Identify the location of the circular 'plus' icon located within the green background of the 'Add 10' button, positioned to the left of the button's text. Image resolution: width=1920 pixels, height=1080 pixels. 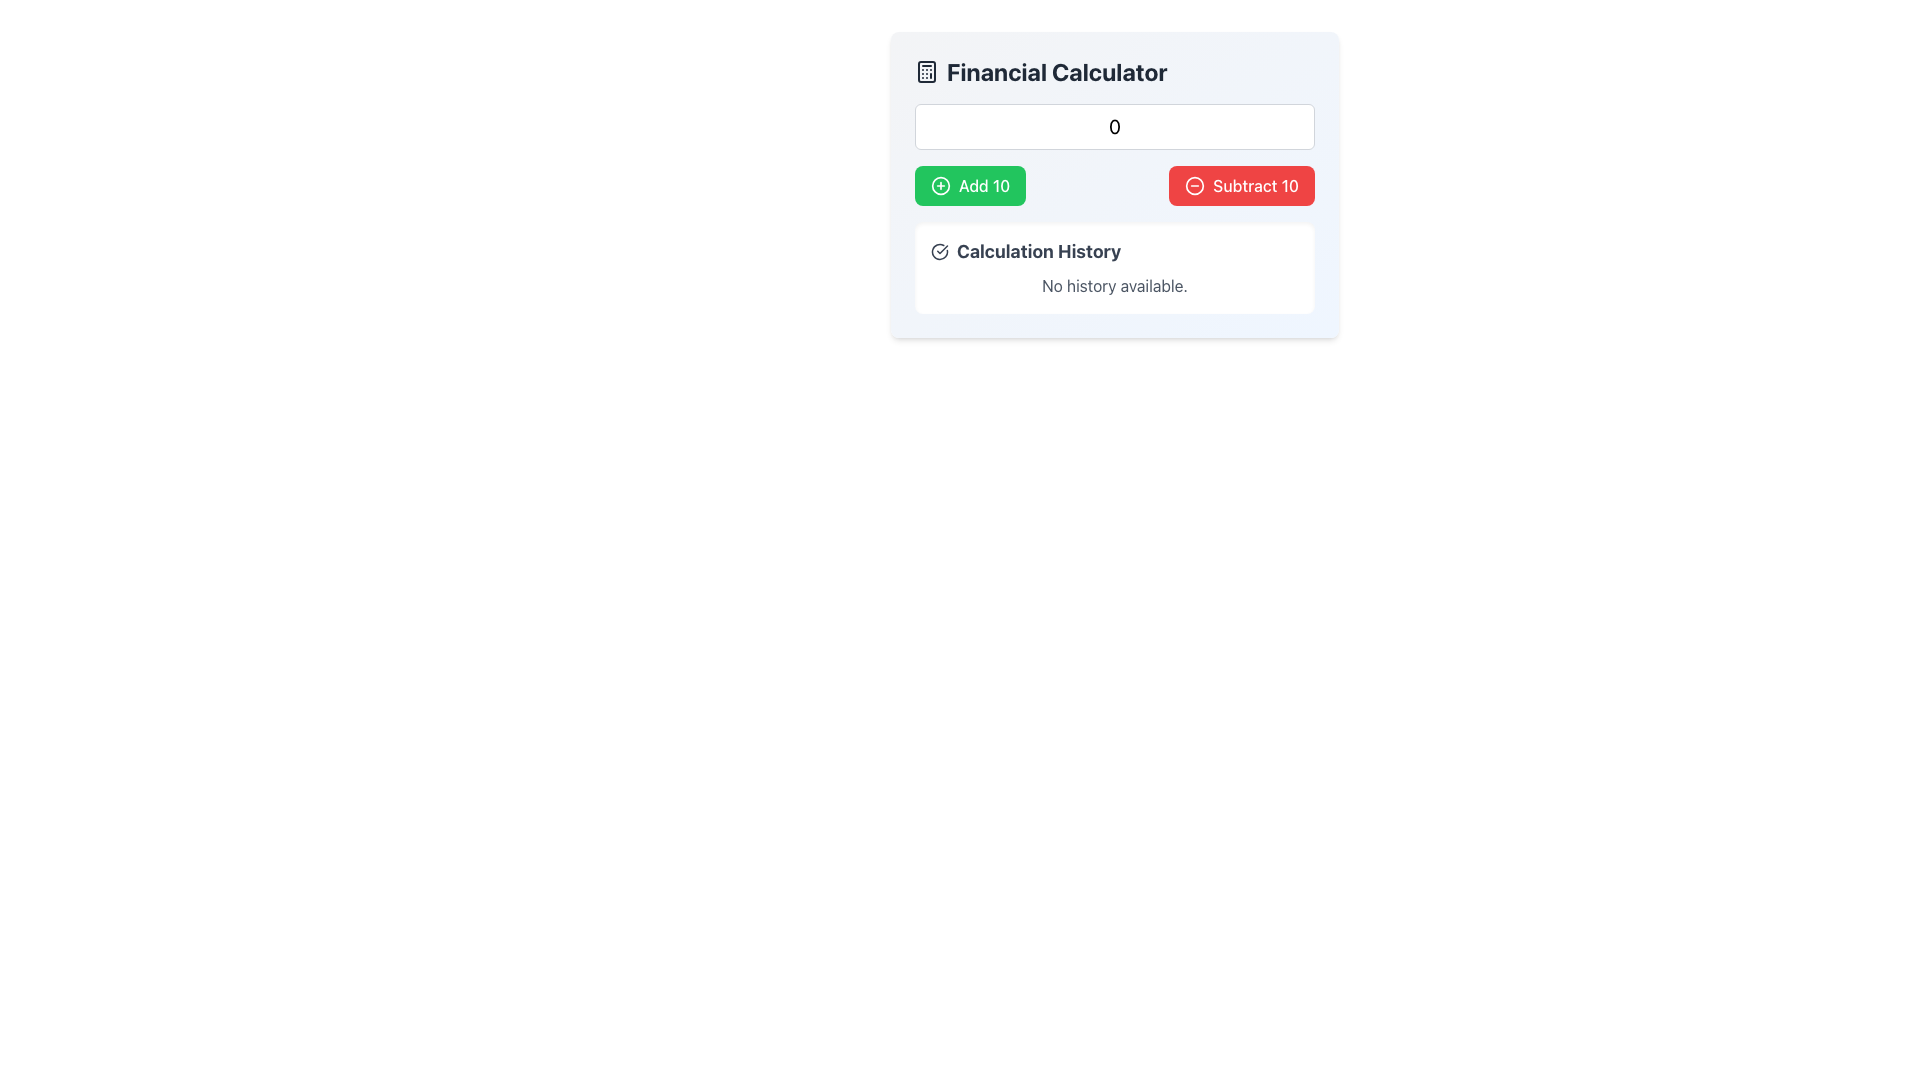
(939, 185).